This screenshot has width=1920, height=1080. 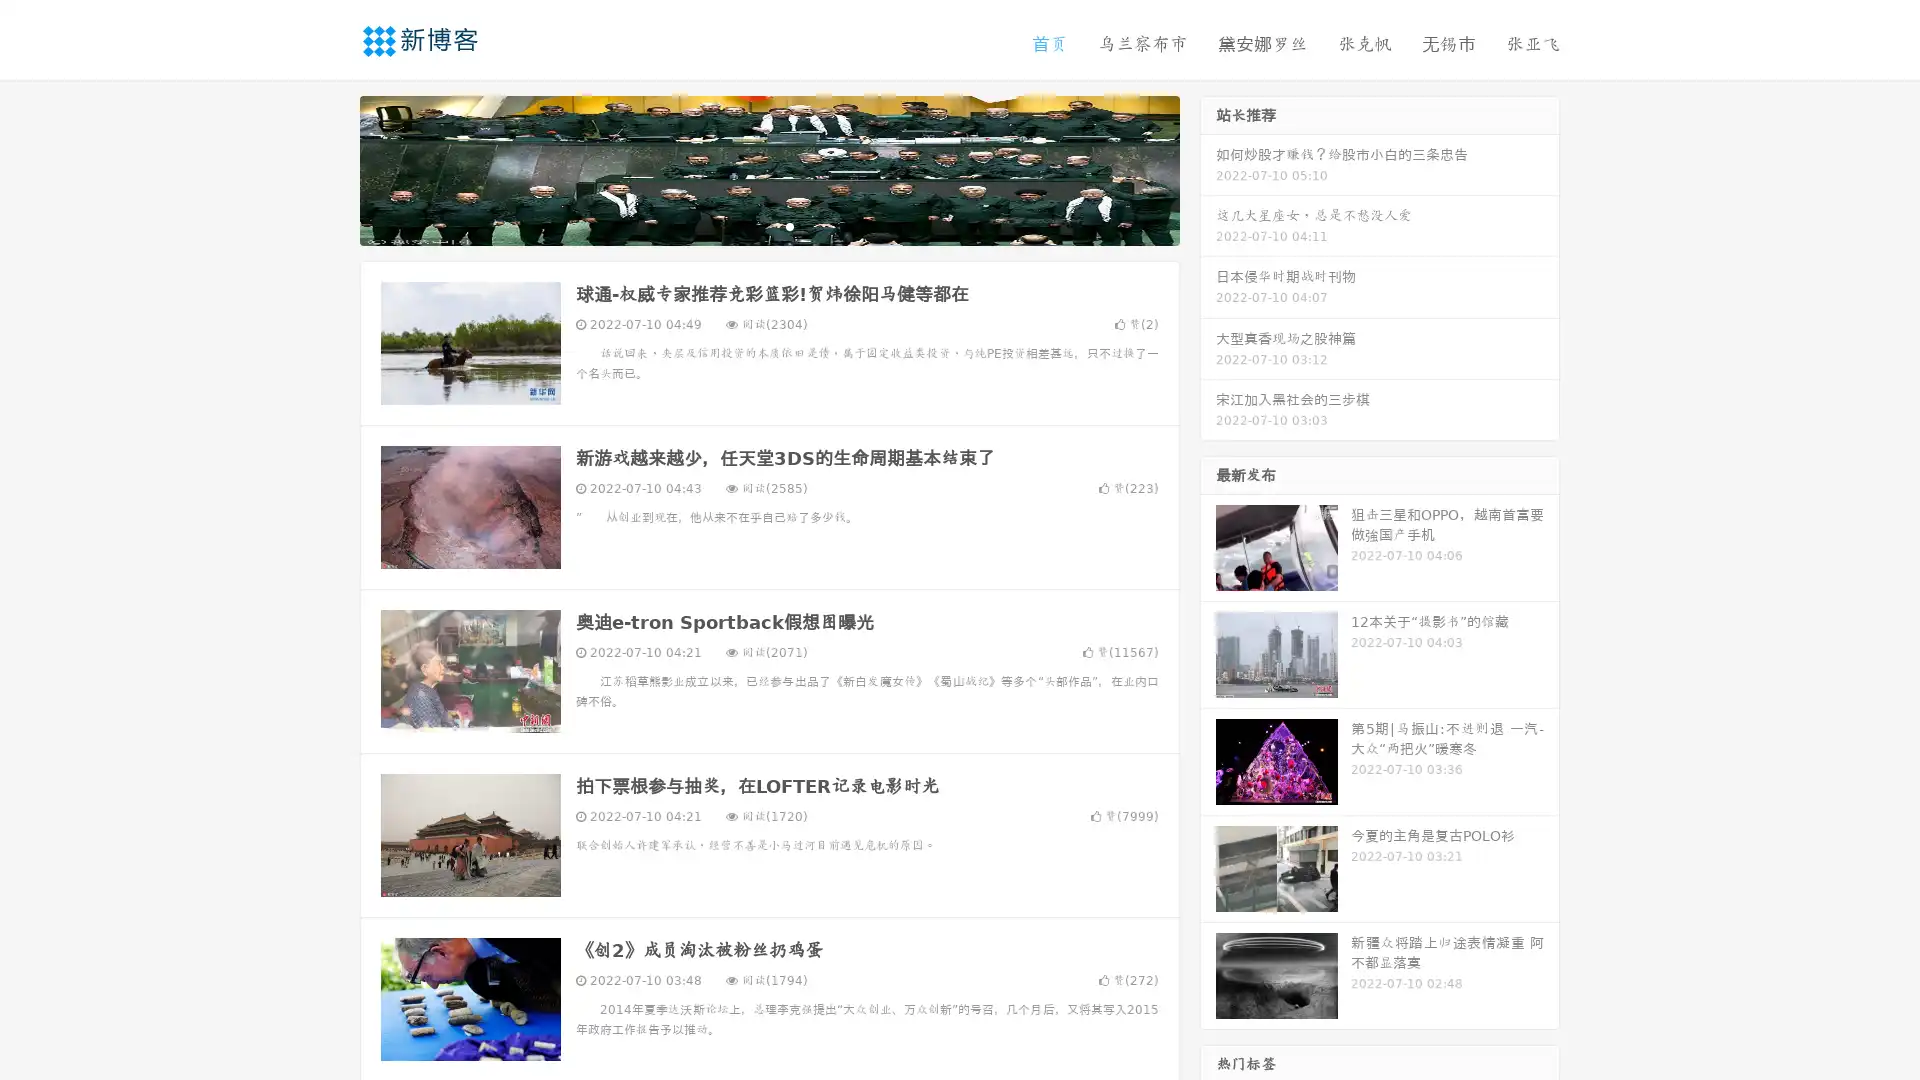 I want to click on Previous slide, so click(x=330, y=168).